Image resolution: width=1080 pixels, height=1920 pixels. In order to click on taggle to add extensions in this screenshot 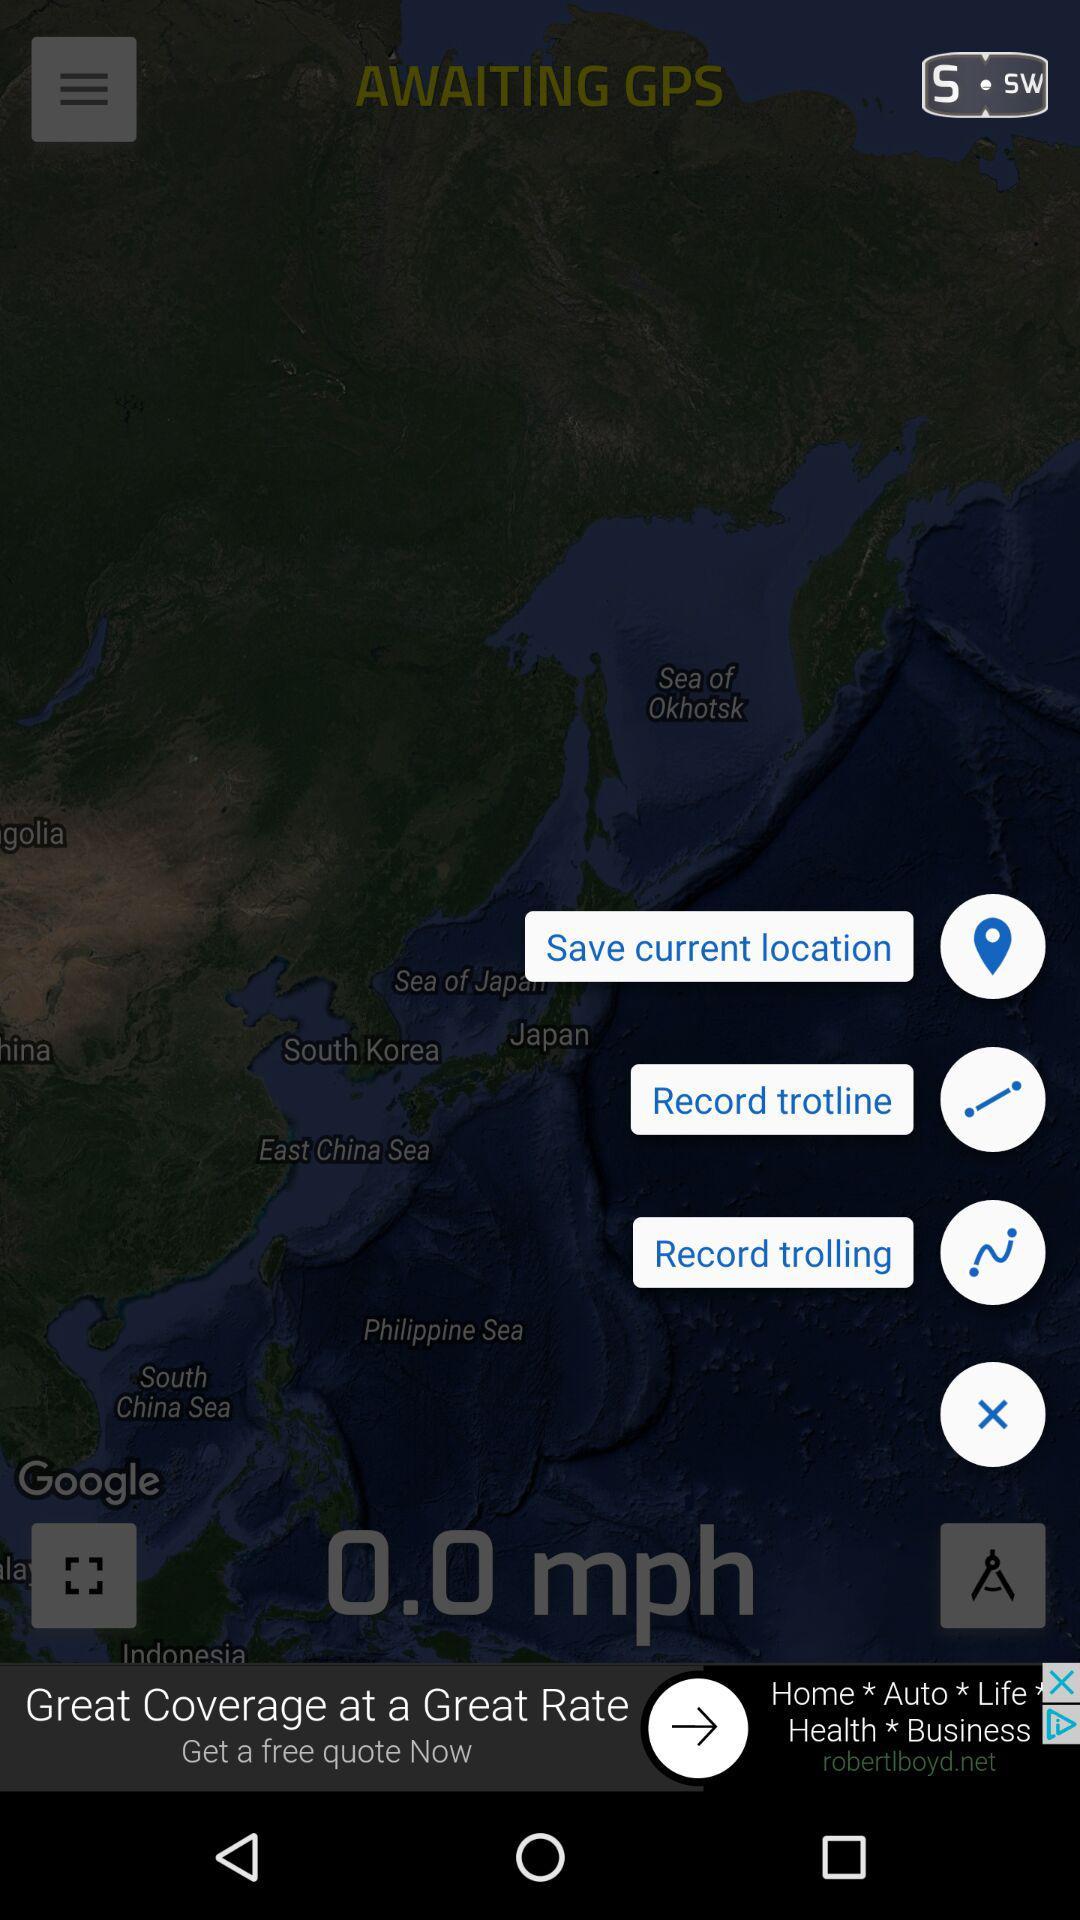, I will do `click(84, 95)`.